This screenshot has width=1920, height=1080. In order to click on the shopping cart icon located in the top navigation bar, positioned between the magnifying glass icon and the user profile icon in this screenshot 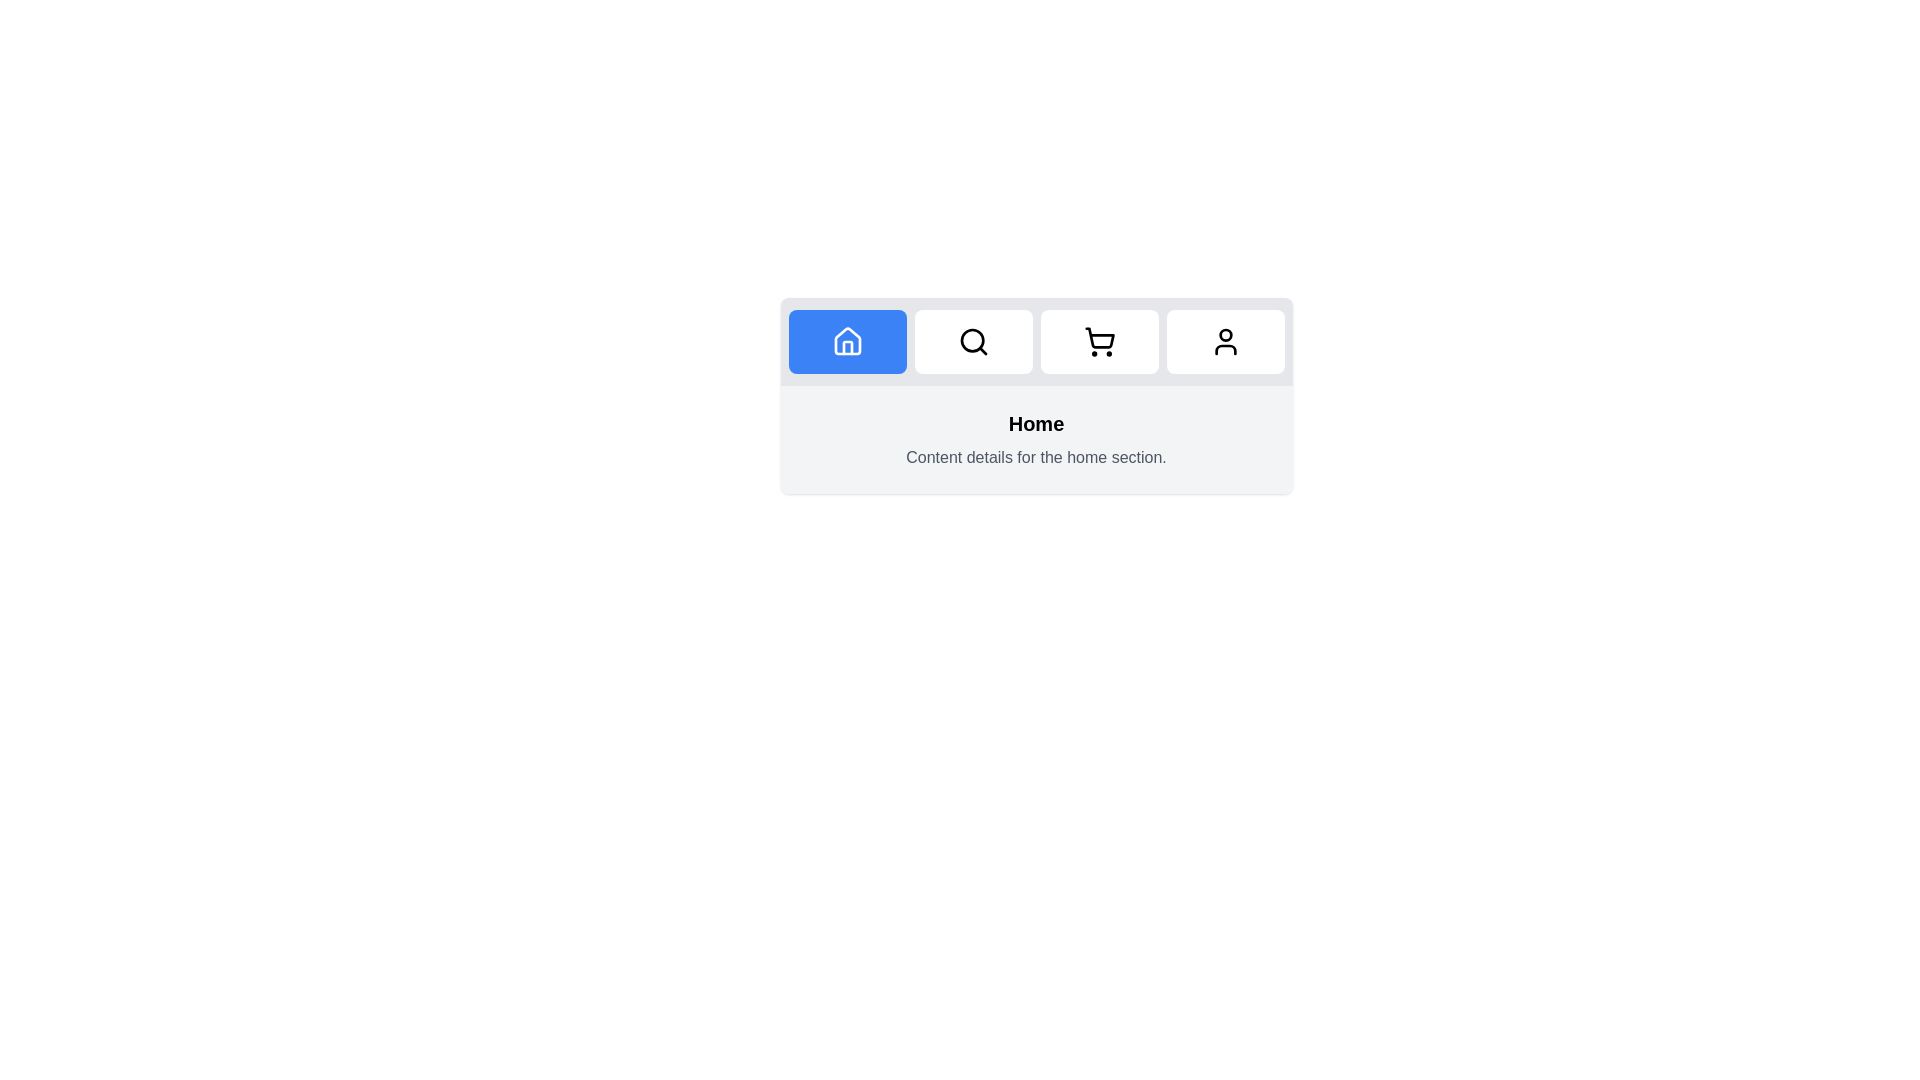, I will do `click(1098, 337)`.